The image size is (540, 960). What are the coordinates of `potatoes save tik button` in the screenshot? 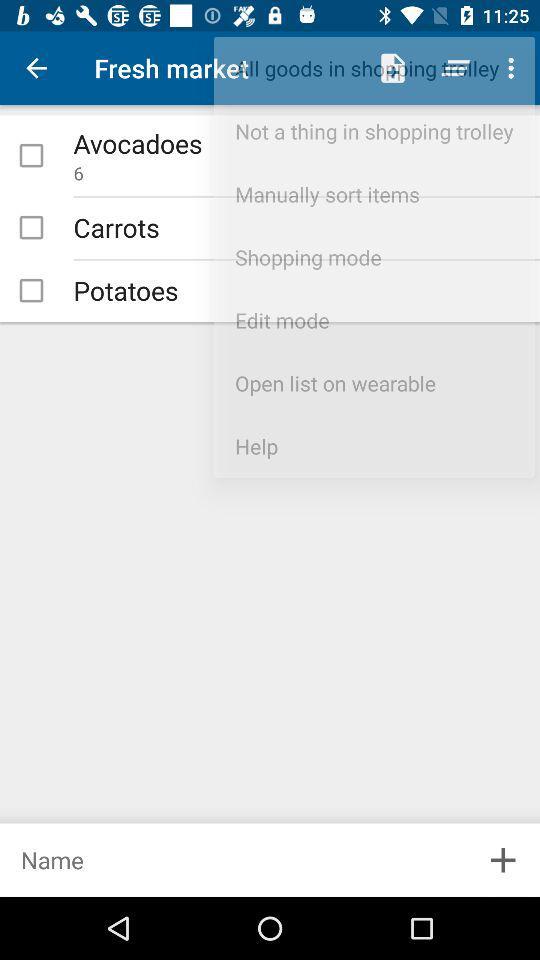 It's located at (30, 289).